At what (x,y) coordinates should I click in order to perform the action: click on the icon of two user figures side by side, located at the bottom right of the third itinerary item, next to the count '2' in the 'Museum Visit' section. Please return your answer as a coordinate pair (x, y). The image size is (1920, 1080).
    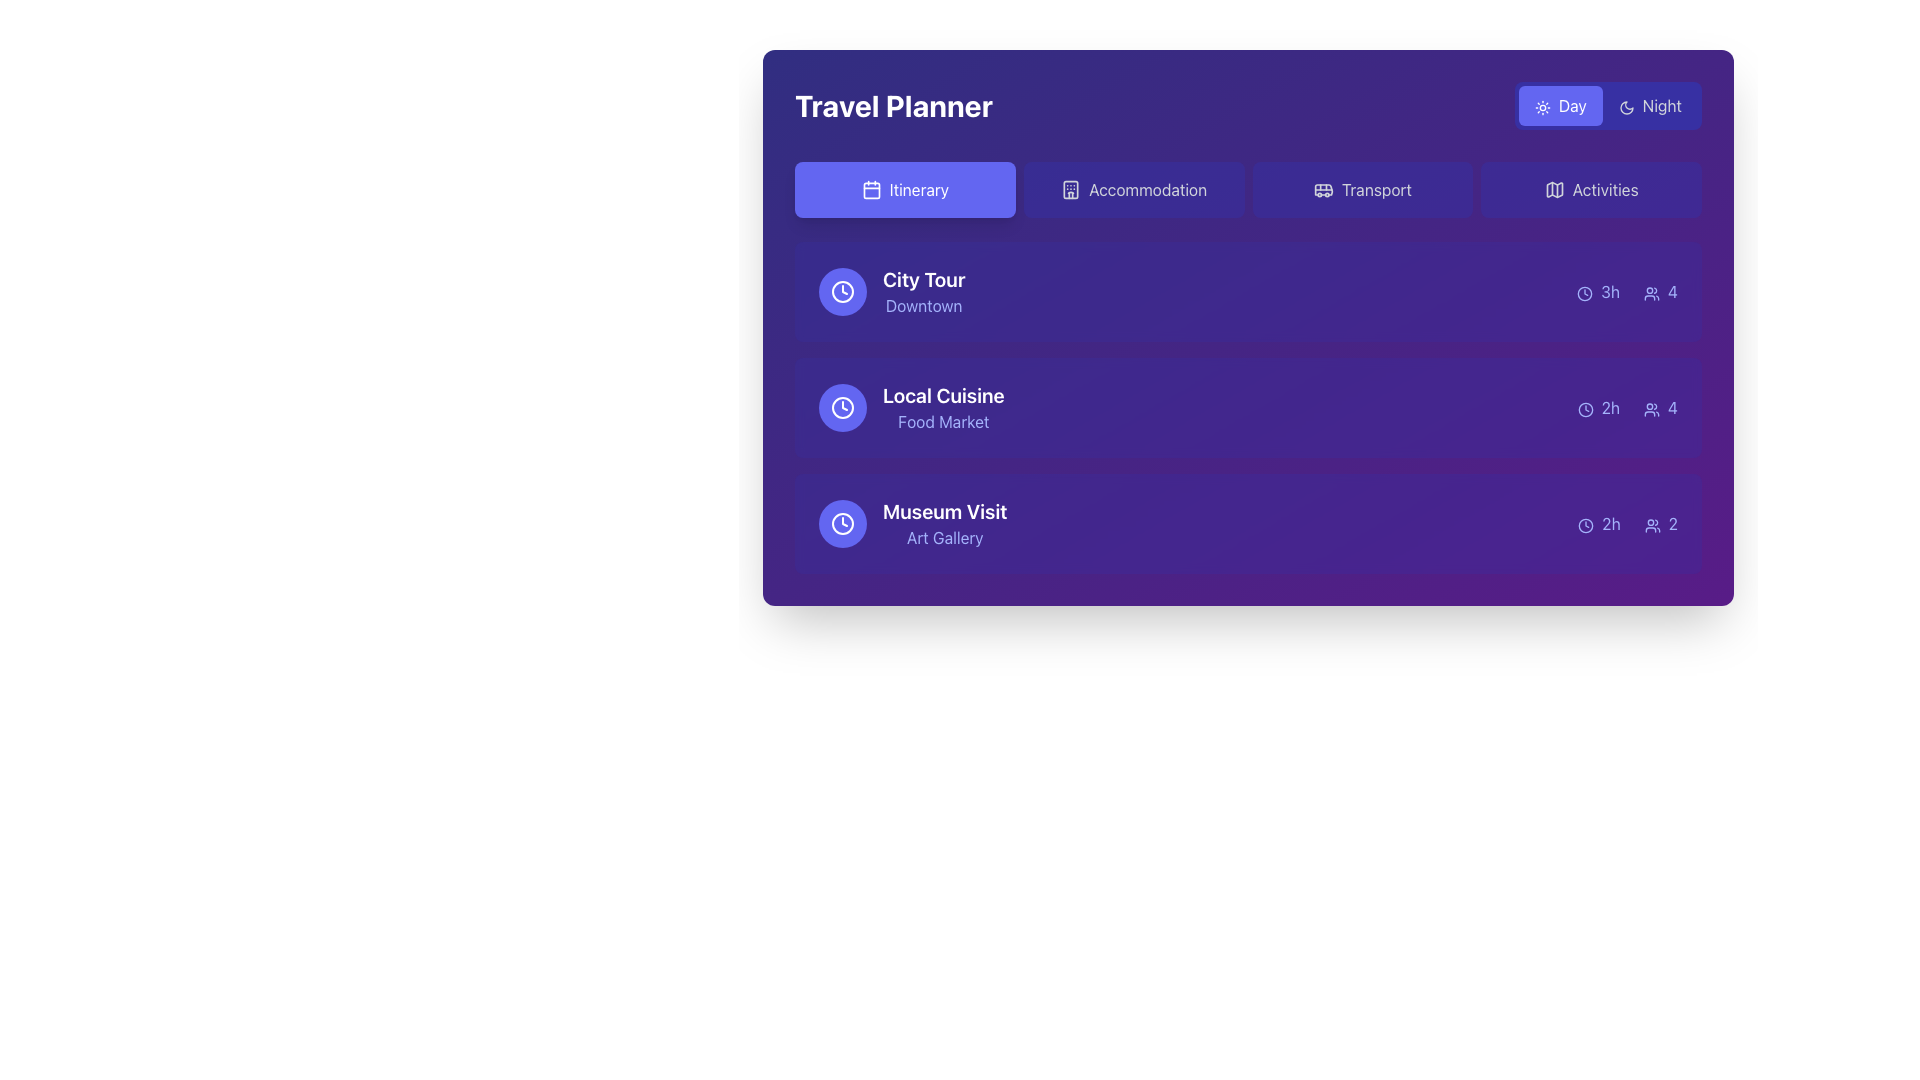
    Looking at the image, I should click on (1652, 524).